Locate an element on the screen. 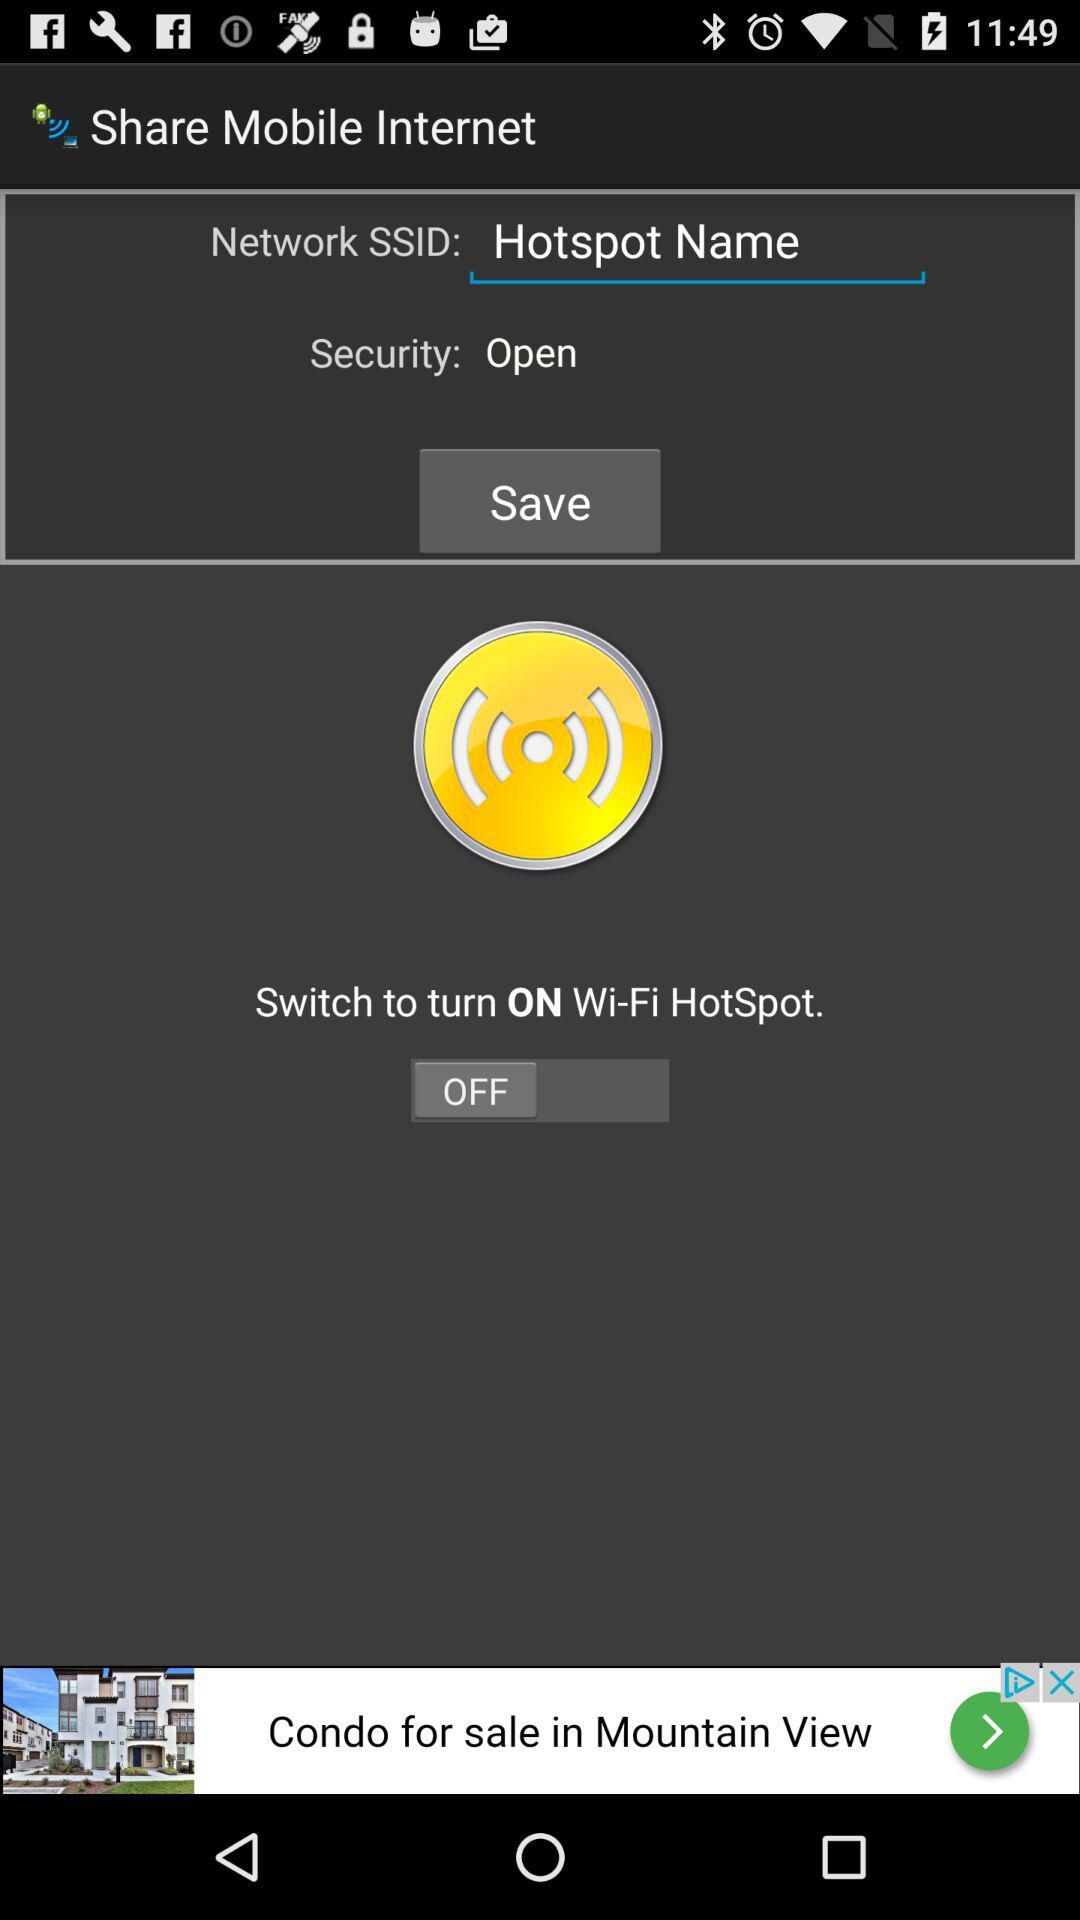 This screenshot has height=1920, width=1080. record button is located at coordinates (540, 747).